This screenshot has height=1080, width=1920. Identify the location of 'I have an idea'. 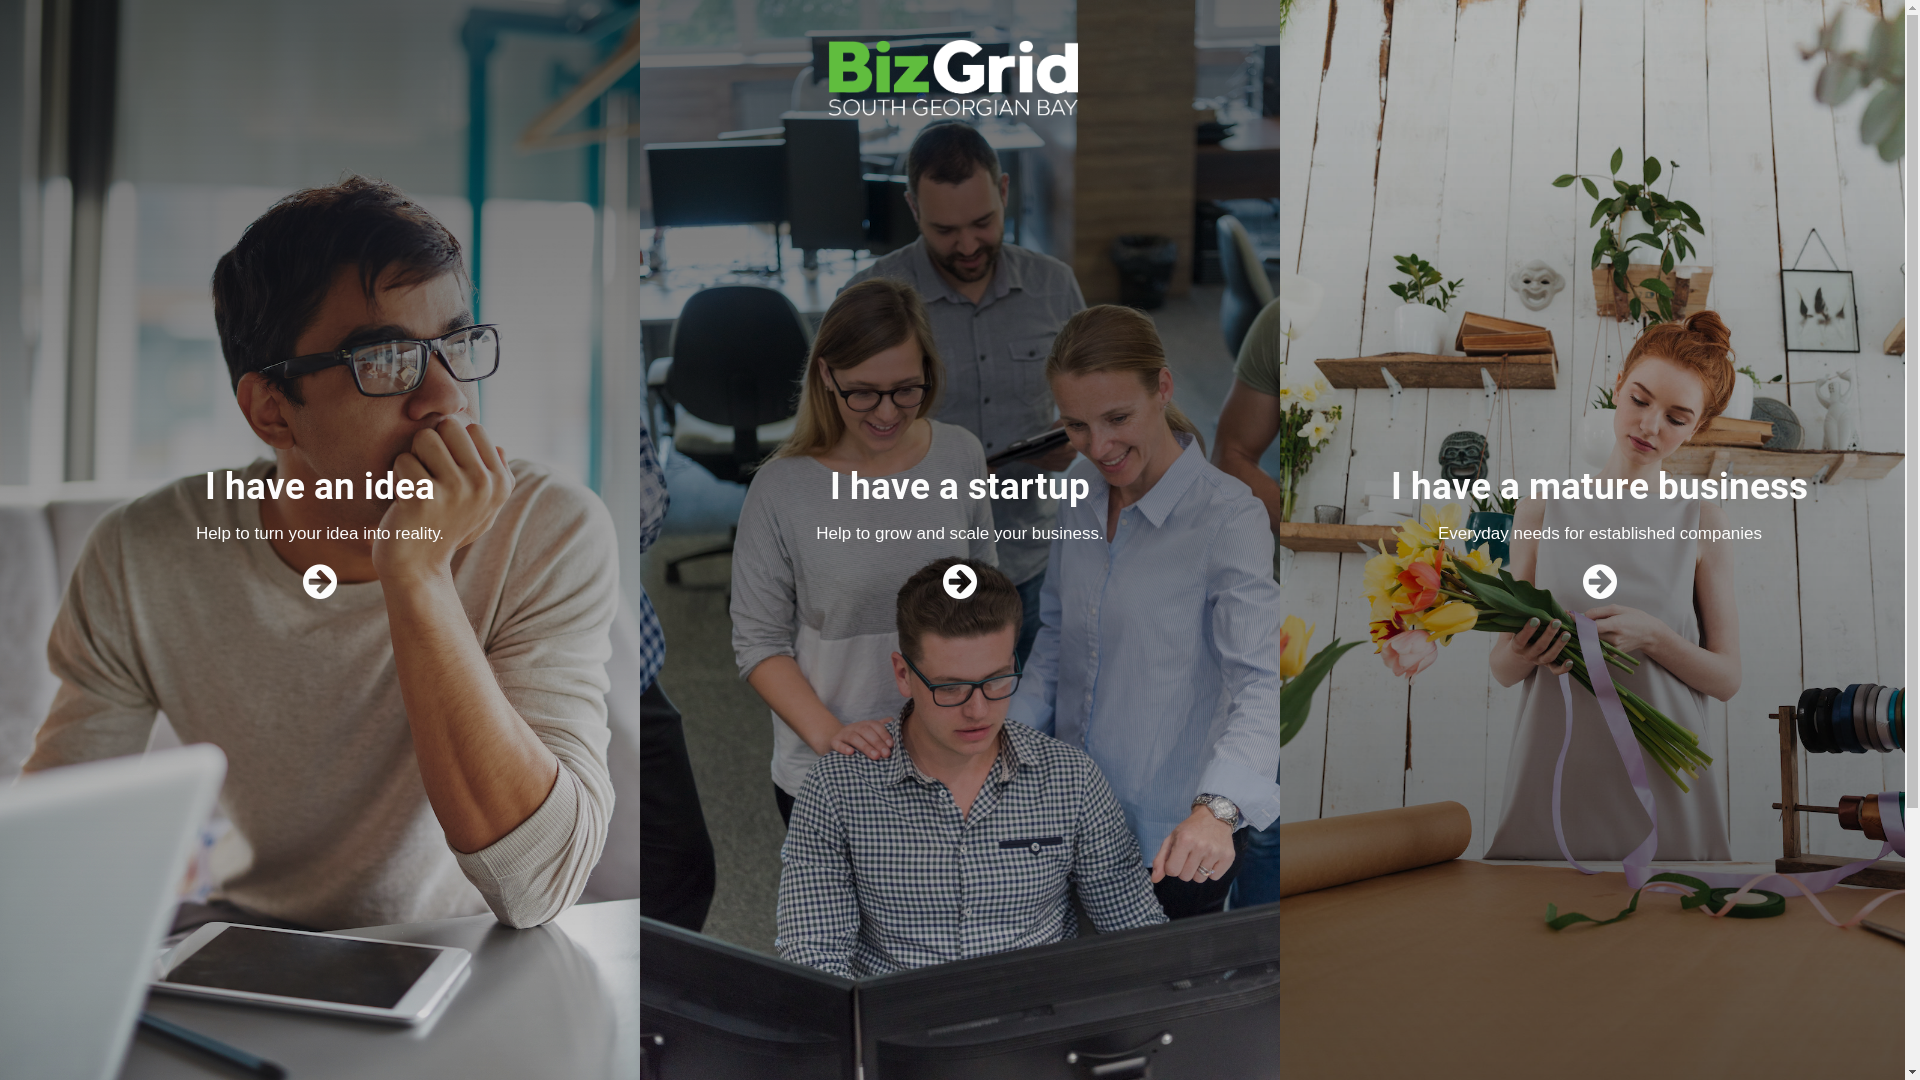
(320, 486).